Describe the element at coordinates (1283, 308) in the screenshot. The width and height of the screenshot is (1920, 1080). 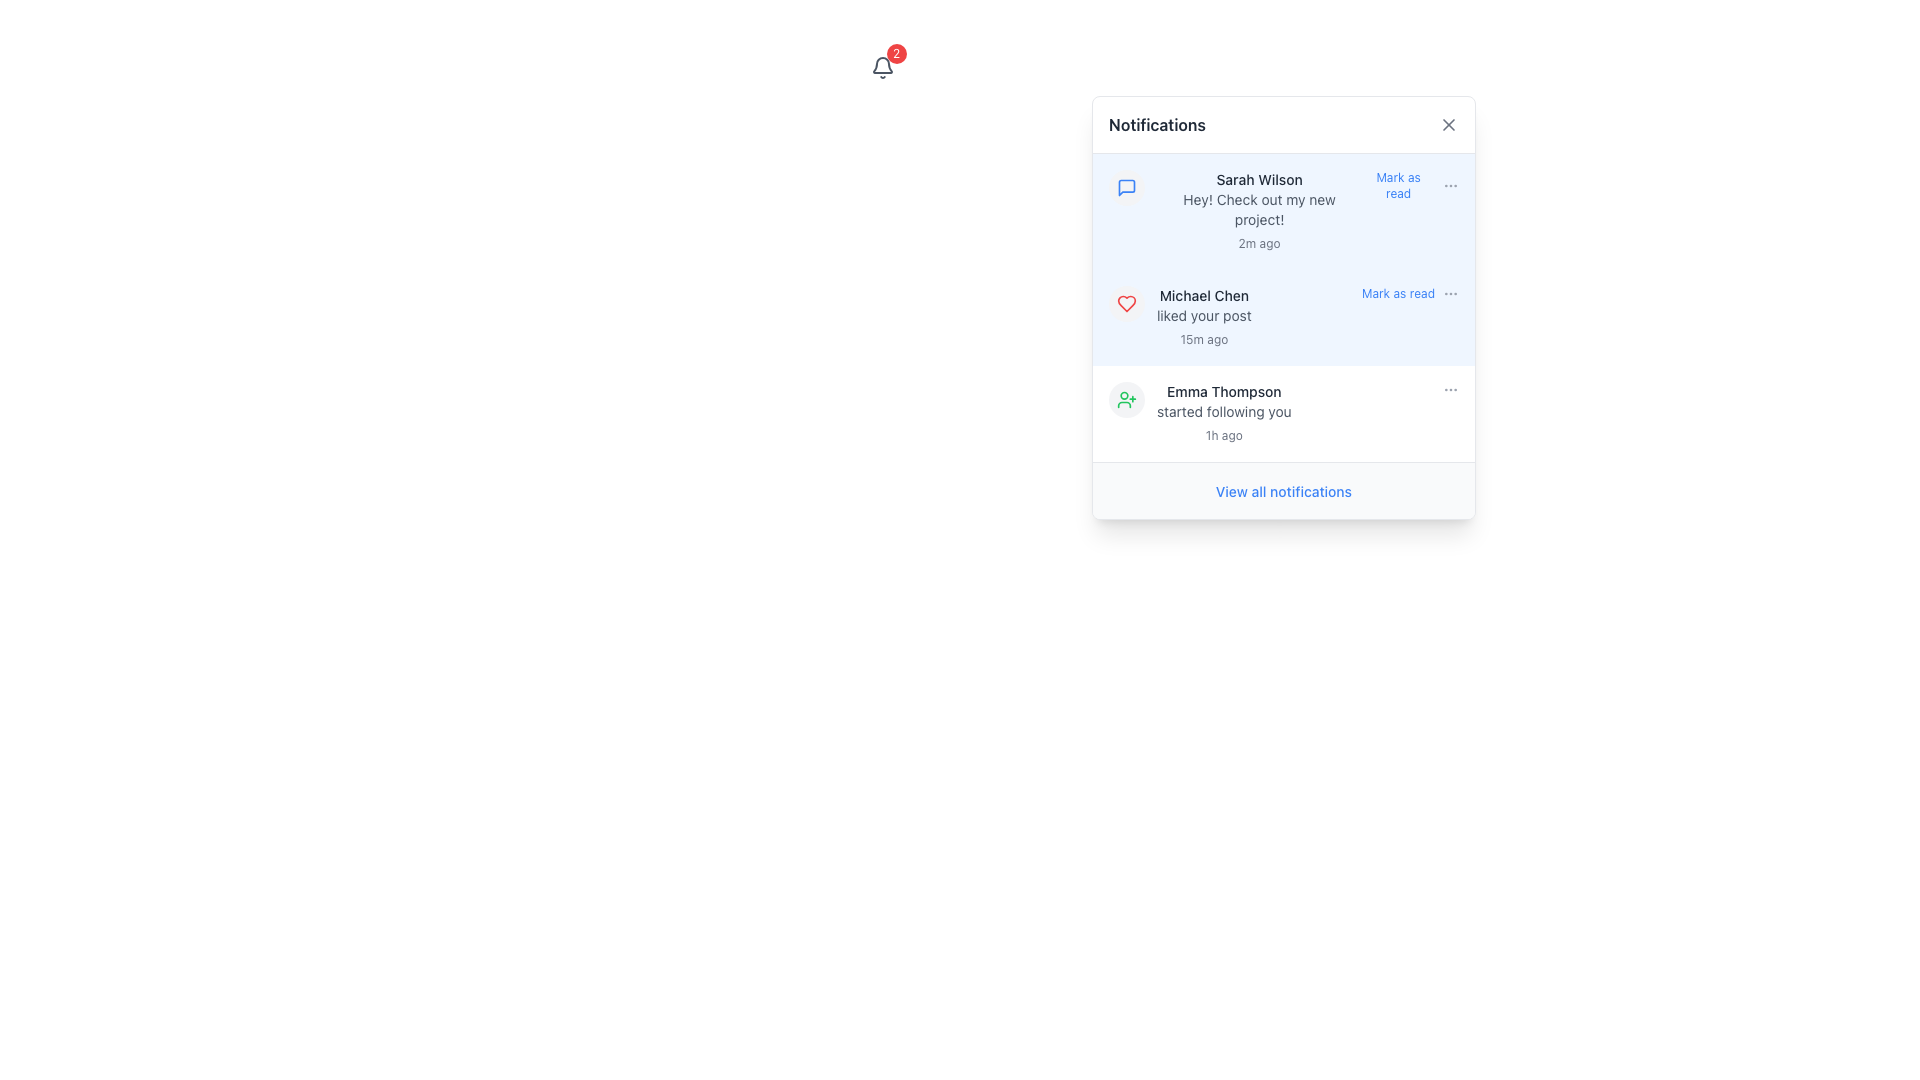
I see `the notification item for 'Michael Chen' in the notification feed to mark it as read` at that location.